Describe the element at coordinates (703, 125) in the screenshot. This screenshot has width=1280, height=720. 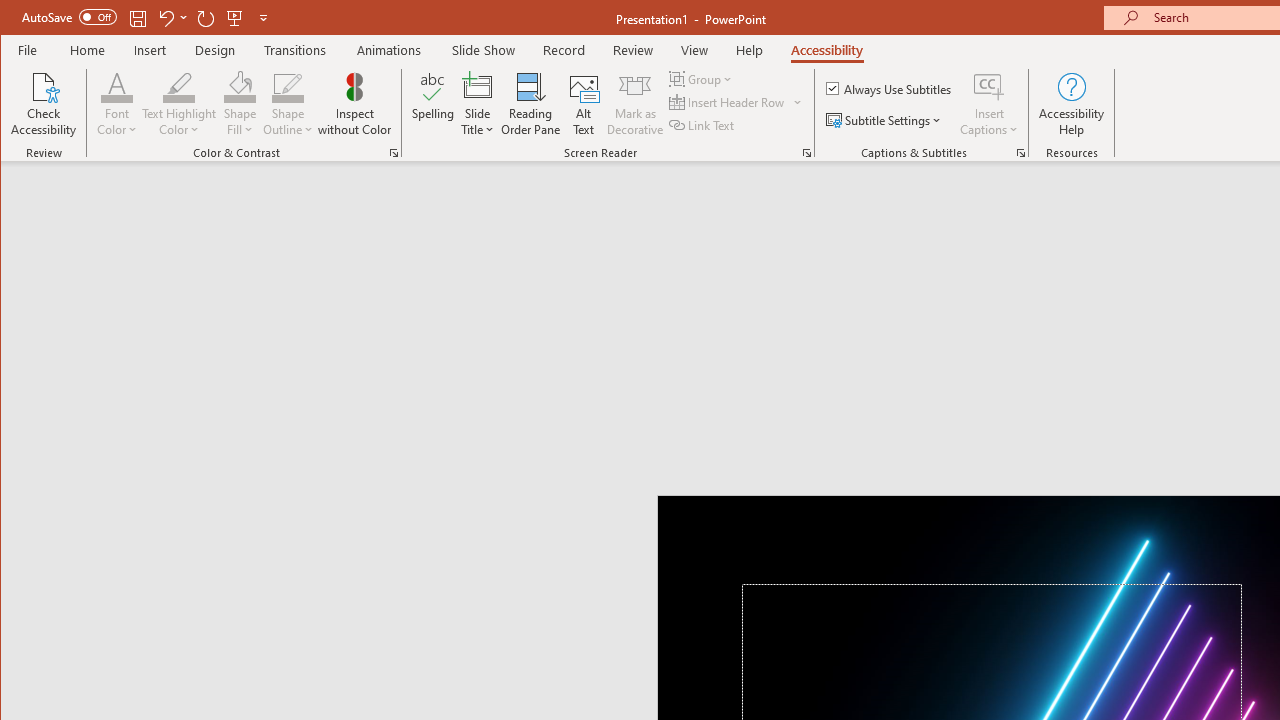
I see `'Link Text'` at that location.